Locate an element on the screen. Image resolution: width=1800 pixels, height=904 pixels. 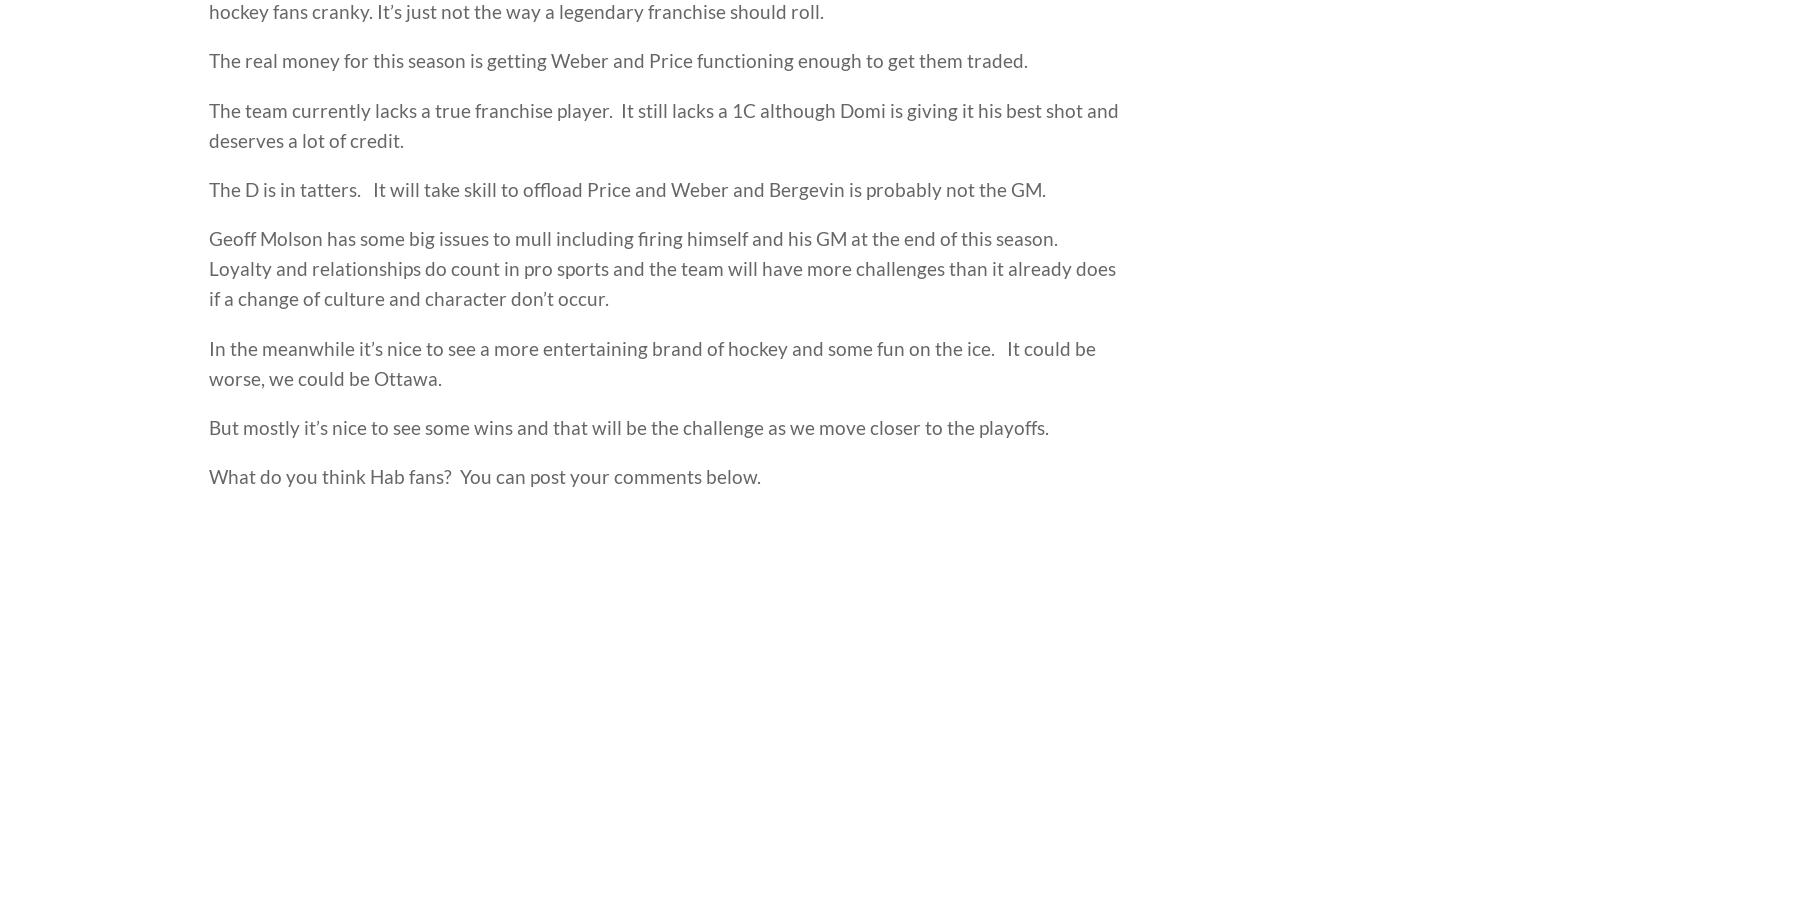
'headlines' is located at coordinates (285, 716).